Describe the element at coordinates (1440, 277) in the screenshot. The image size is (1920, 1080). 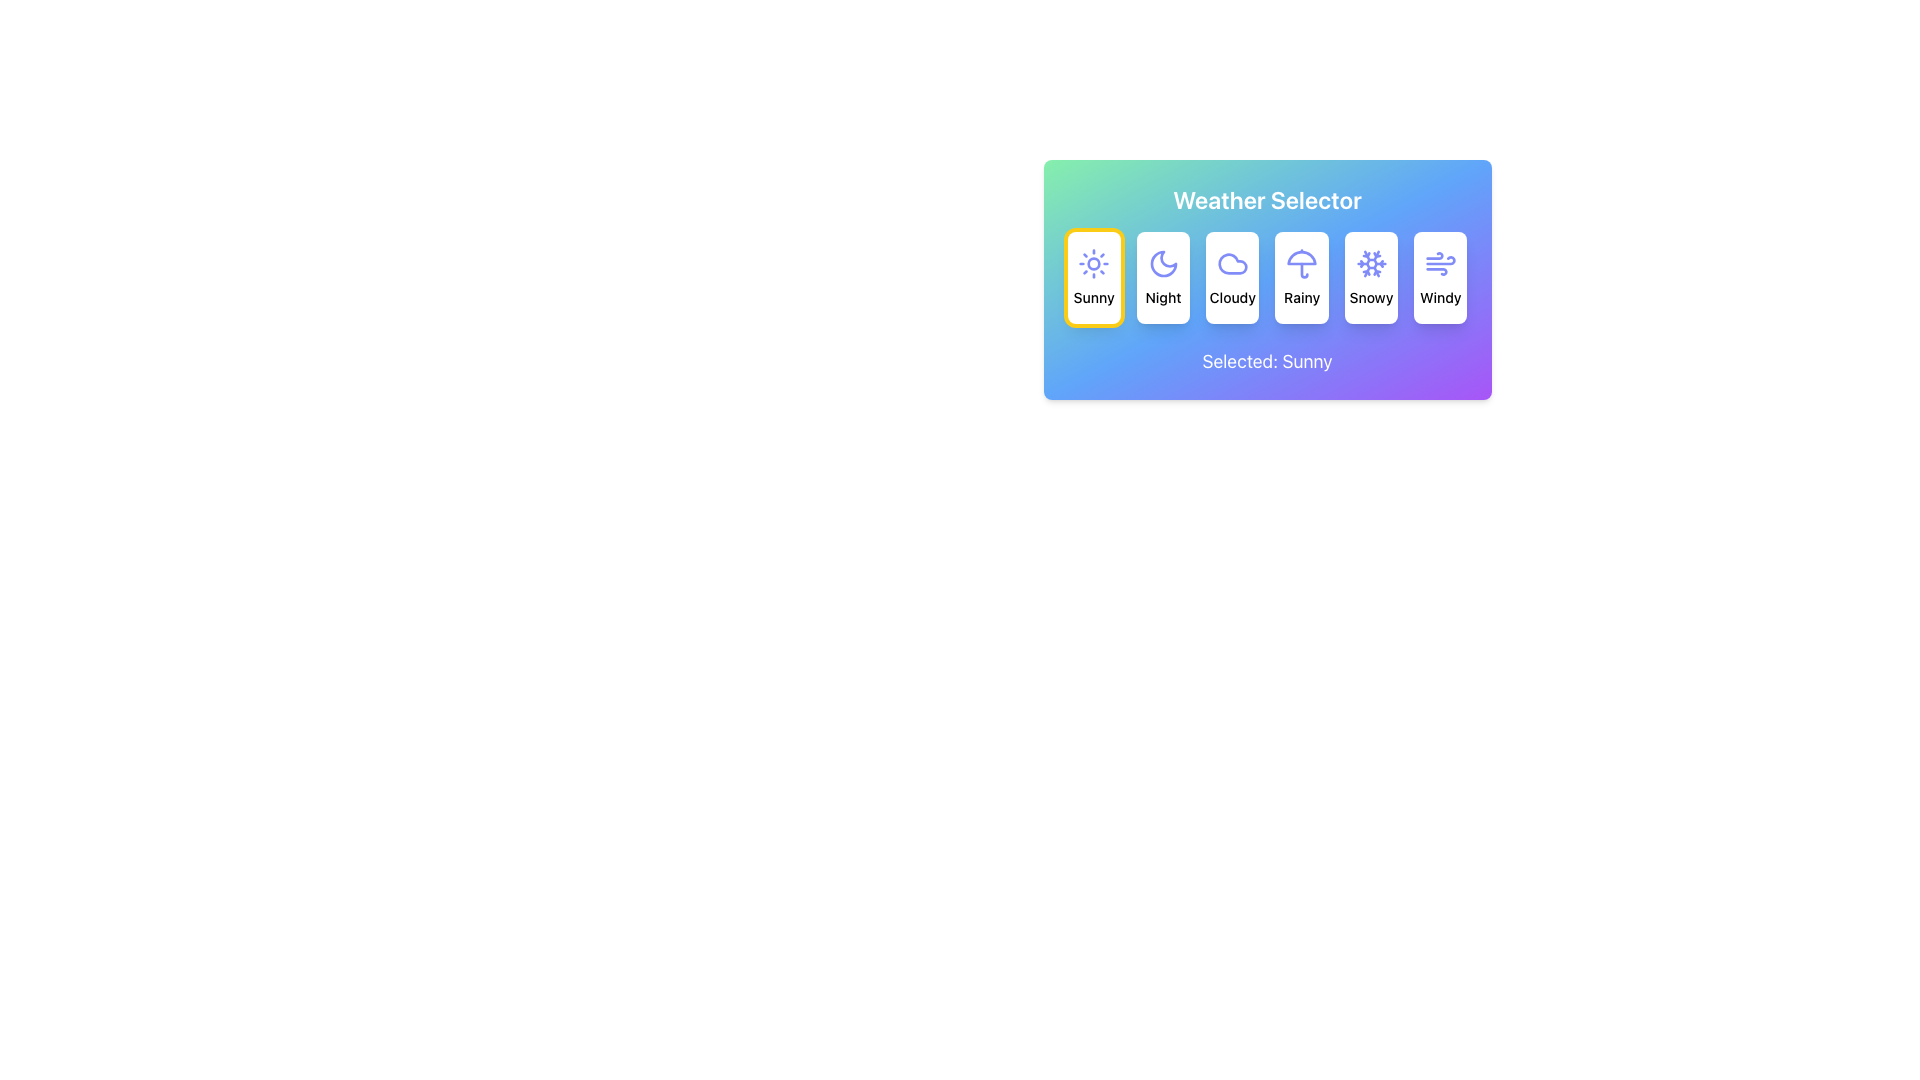
I see `the 'Windy' button in the Weather Selector` at that location.